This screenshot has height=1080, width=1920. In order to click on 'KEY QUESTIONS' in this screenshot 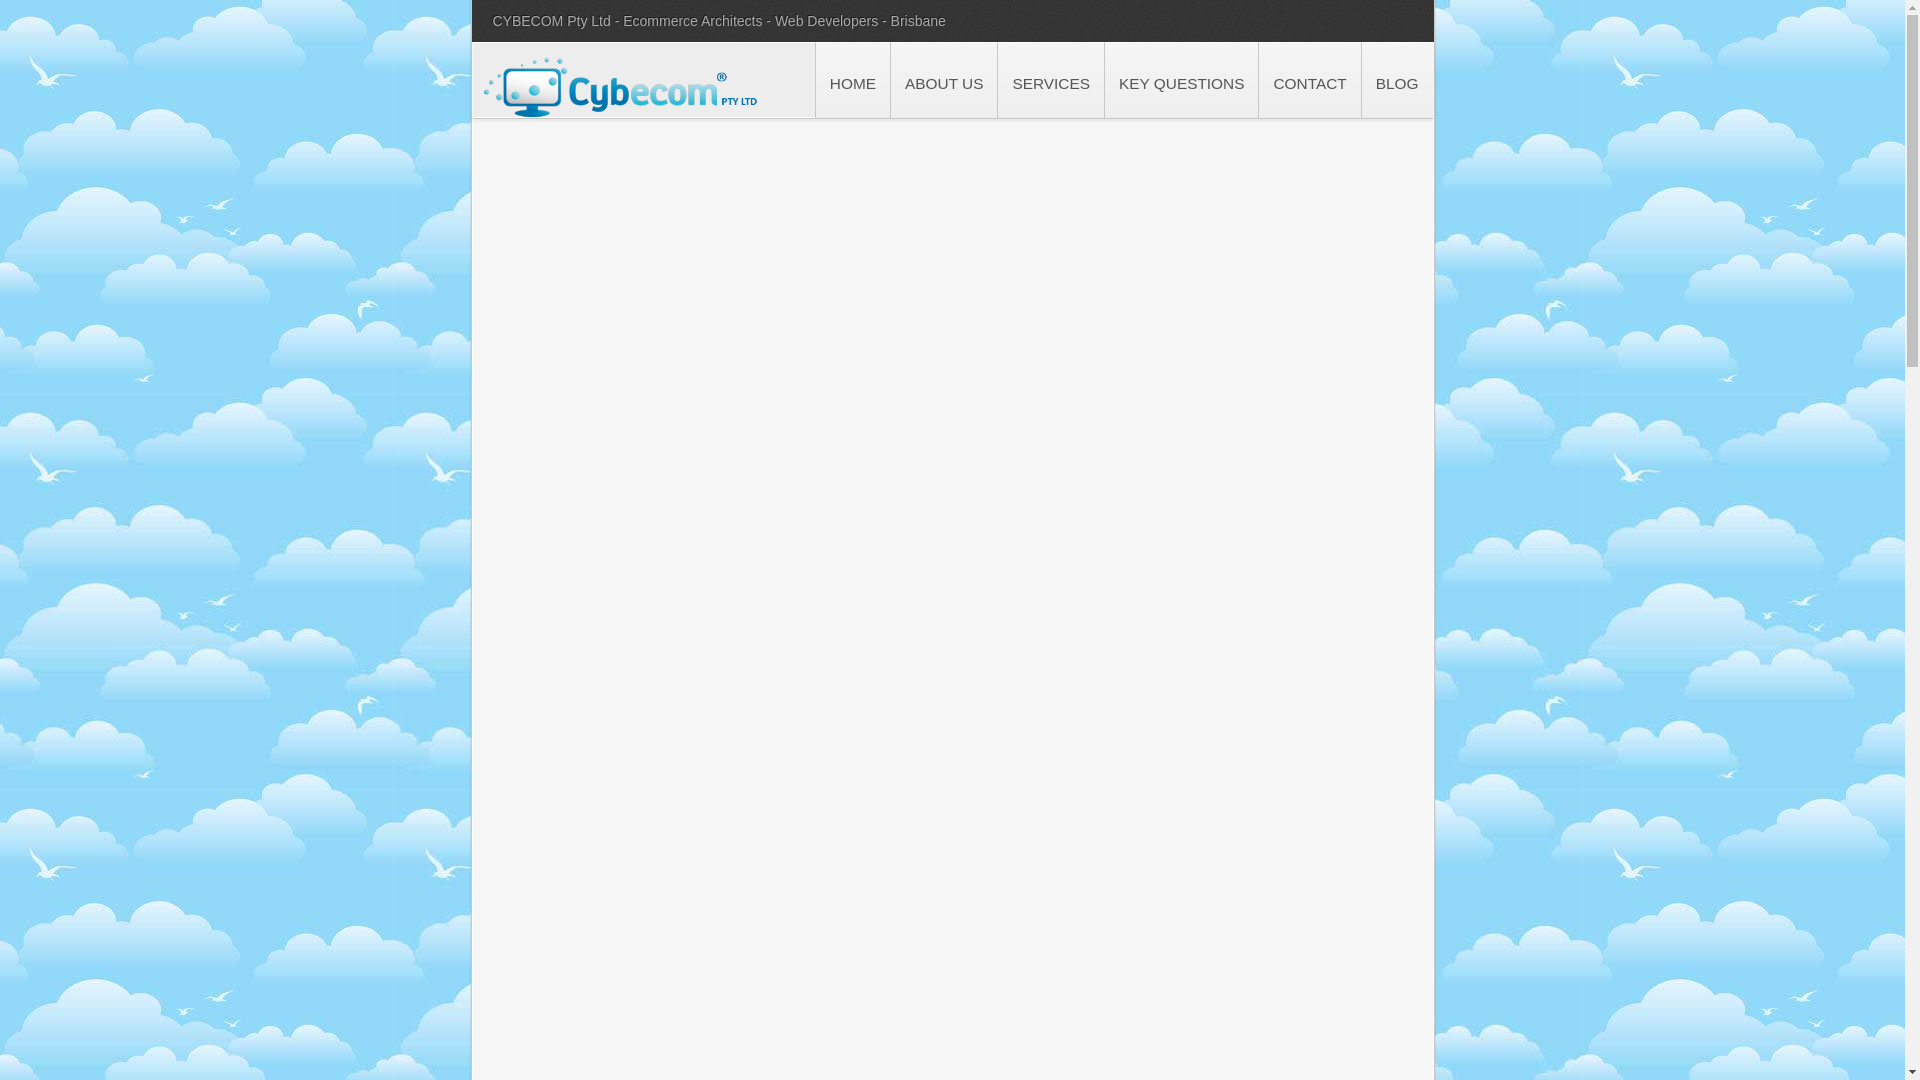, I will do `click(1180, 79)`.